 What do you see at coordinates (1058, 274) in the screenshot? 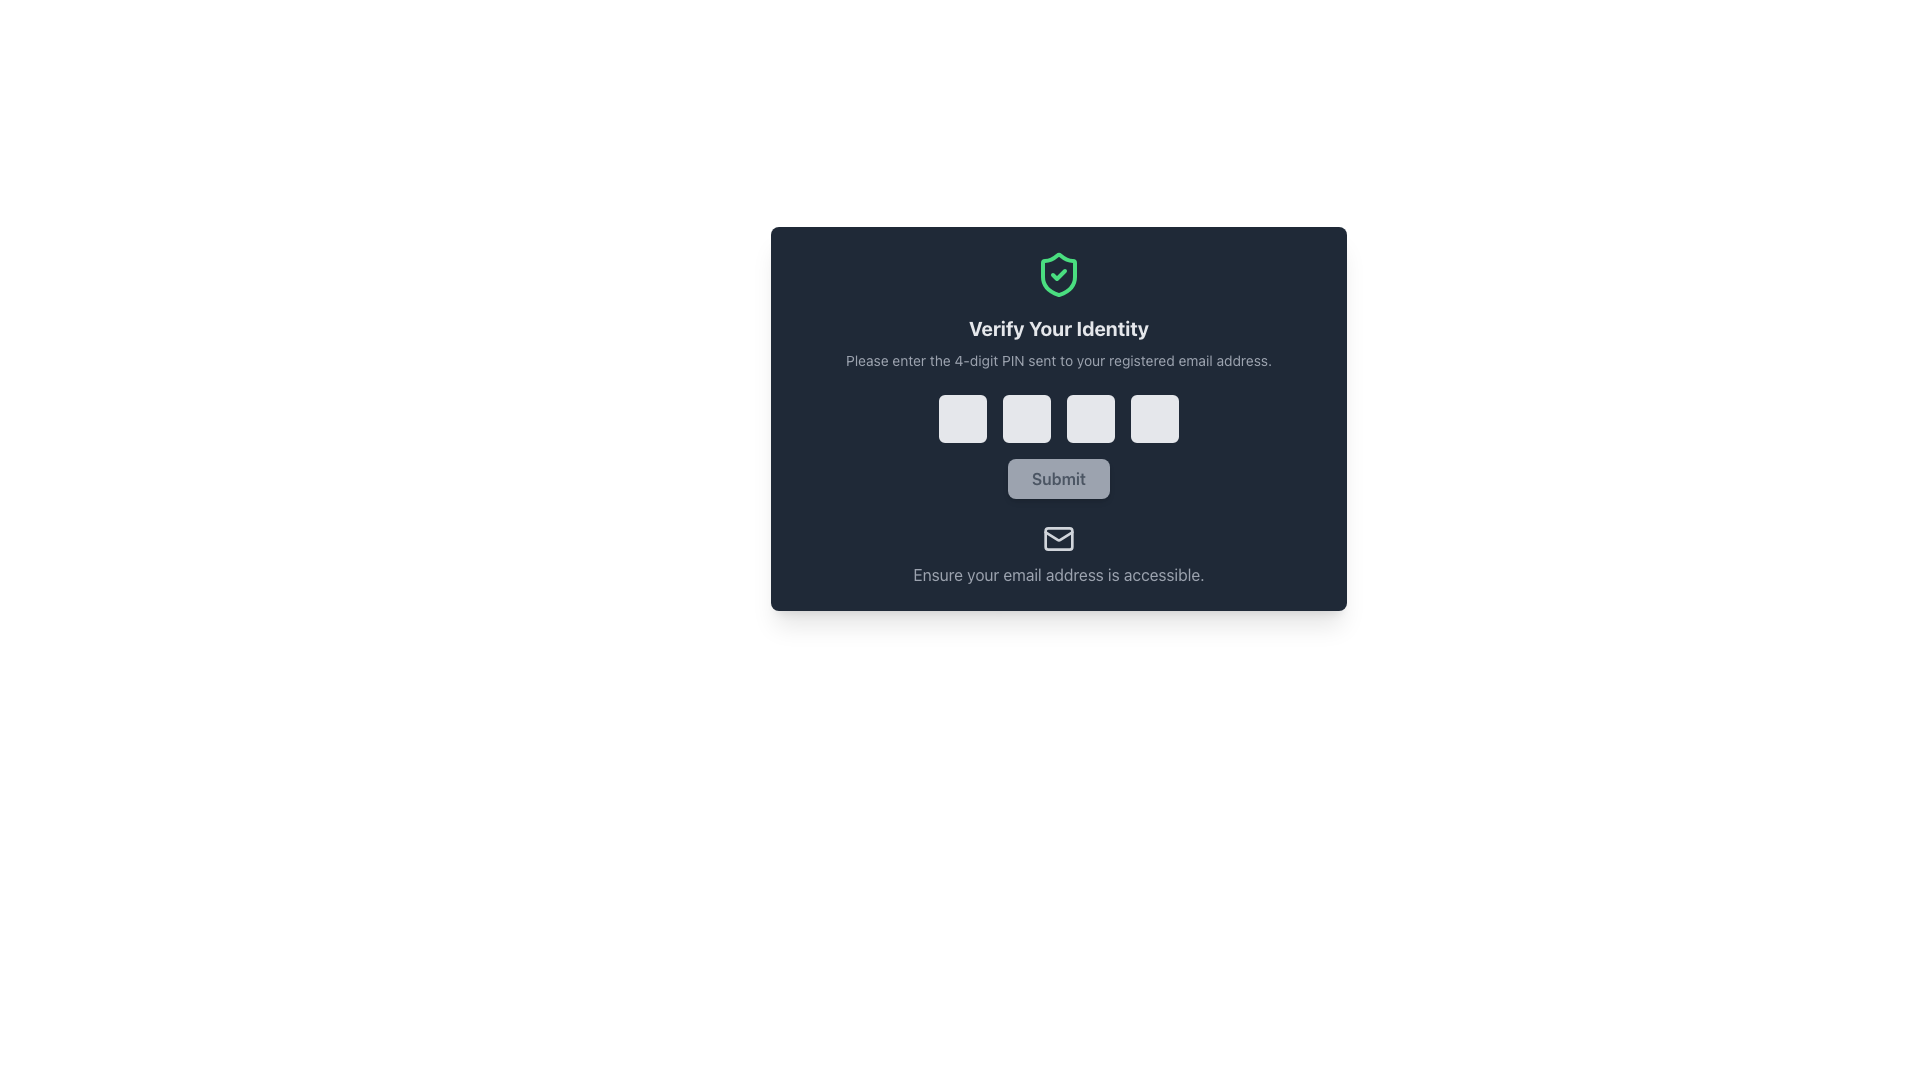
I see `the green shield-shaped icon with a checkmark located above the title text 'Verify Your Identity' in the form panel` at bounding box center [1058, 274].